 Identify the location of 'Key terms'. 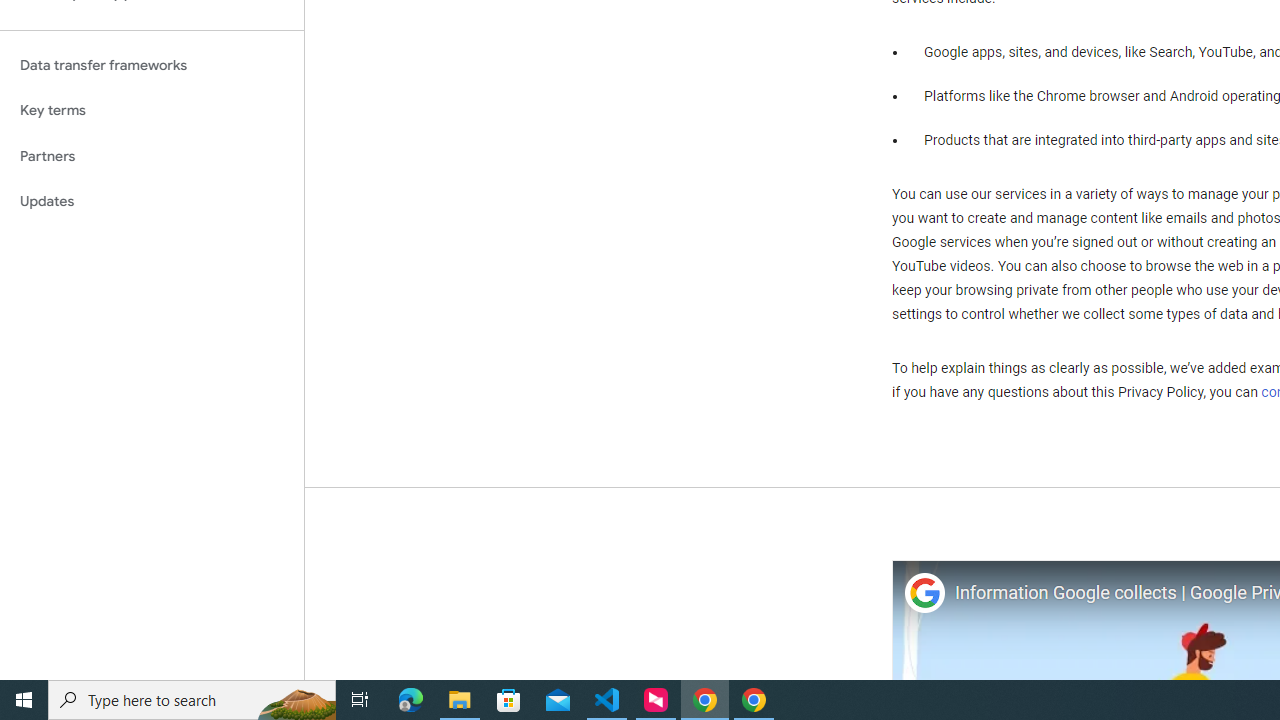
(151, 110).